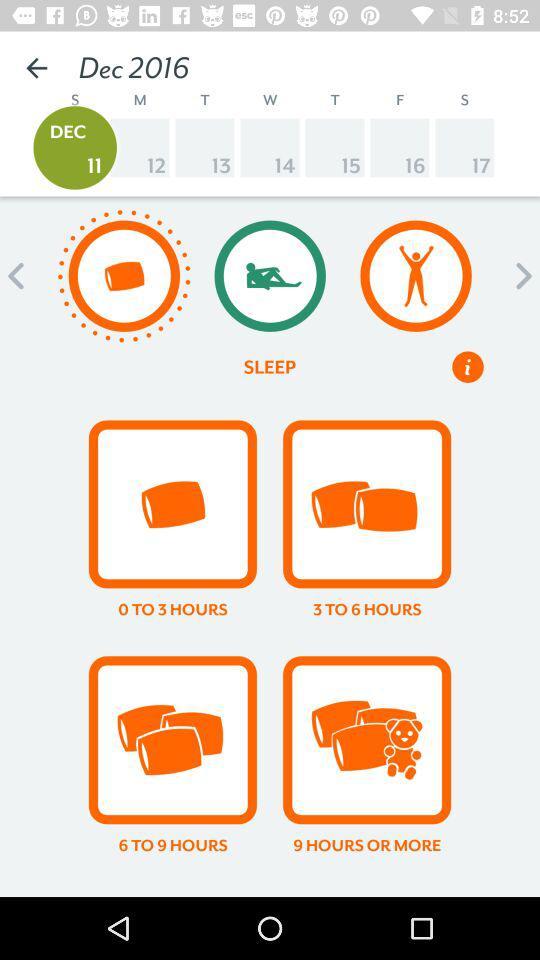 Image resolution: width=540 pixels, height=960 pixels. I want to click on the pause icon, so click(468, 366).